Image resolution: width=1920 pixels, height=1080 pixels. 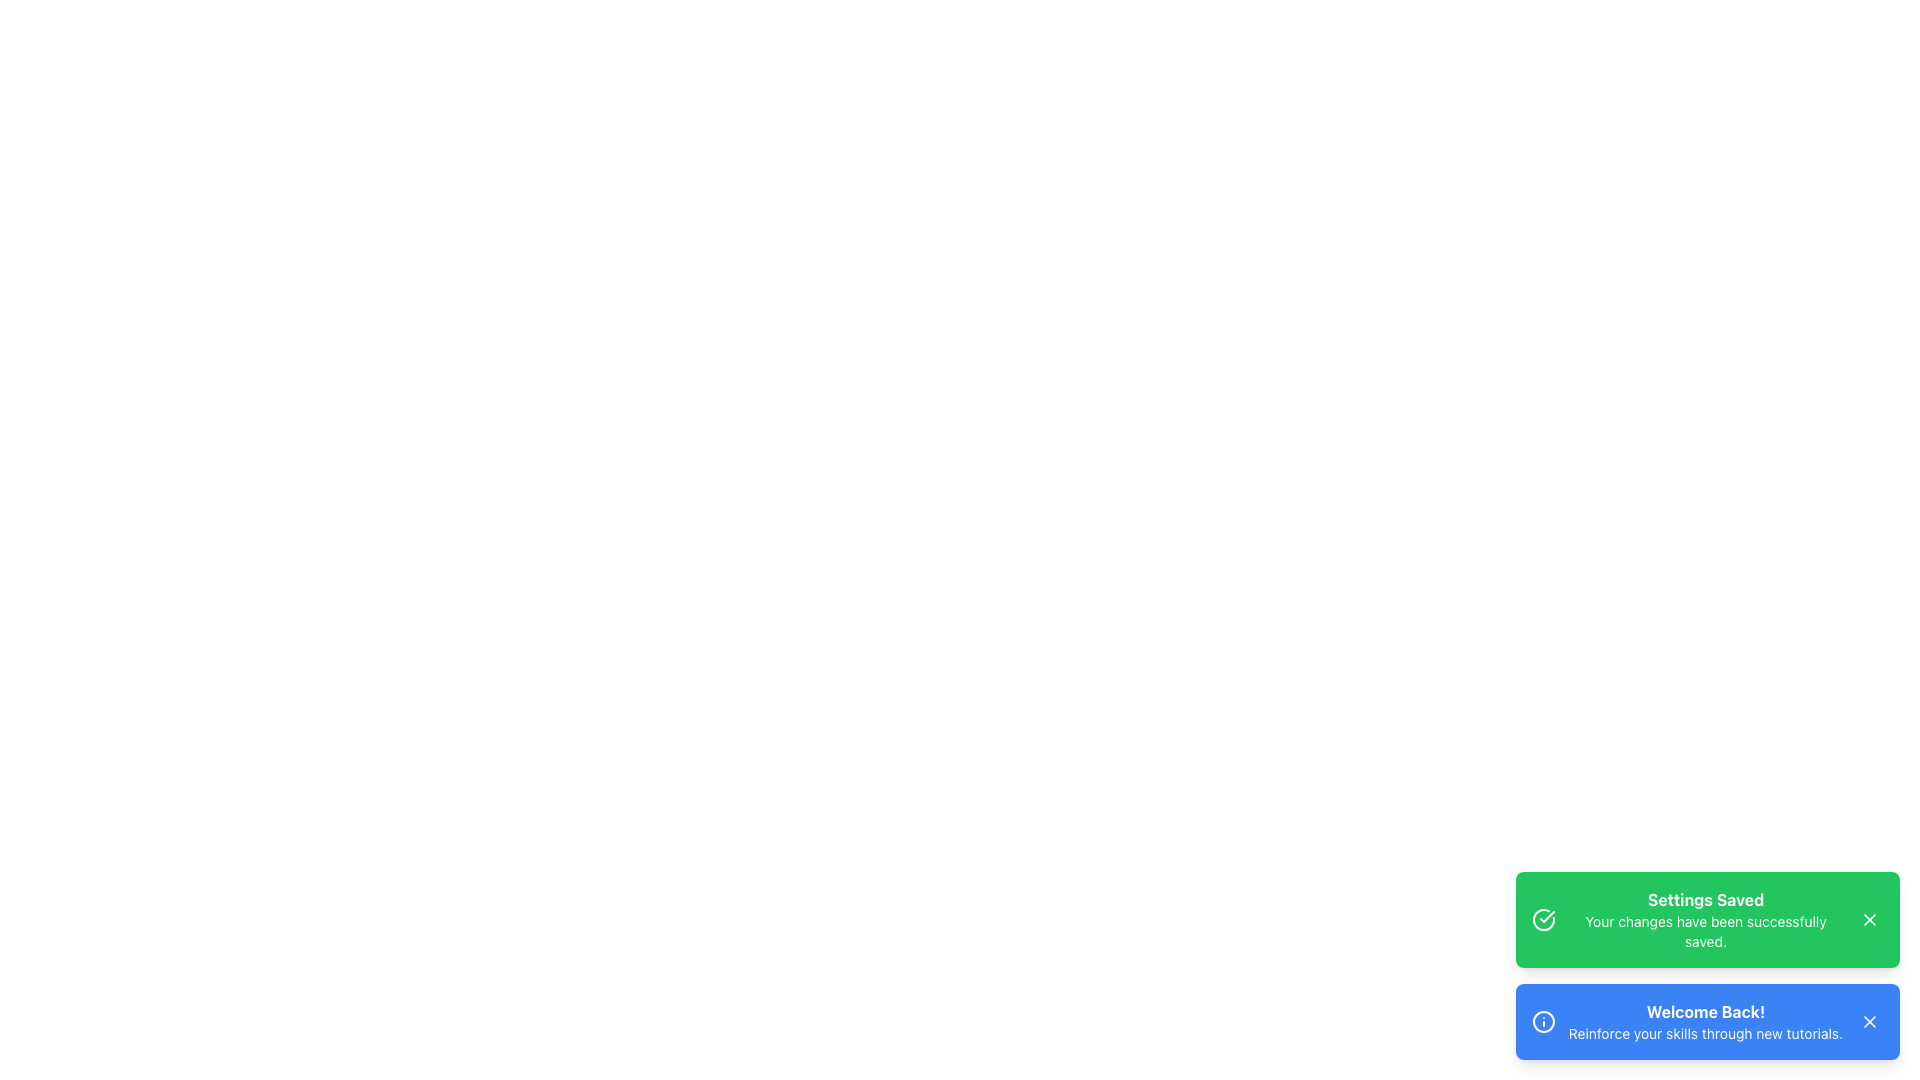 What do you see at coordinates (1869, 920) in the screenshot?
I see `the Close button (icon button) with a white 'X' icon located at the top-right corner of the notification card stating 'Settings Saved'` at bounding box center [1869, 920].